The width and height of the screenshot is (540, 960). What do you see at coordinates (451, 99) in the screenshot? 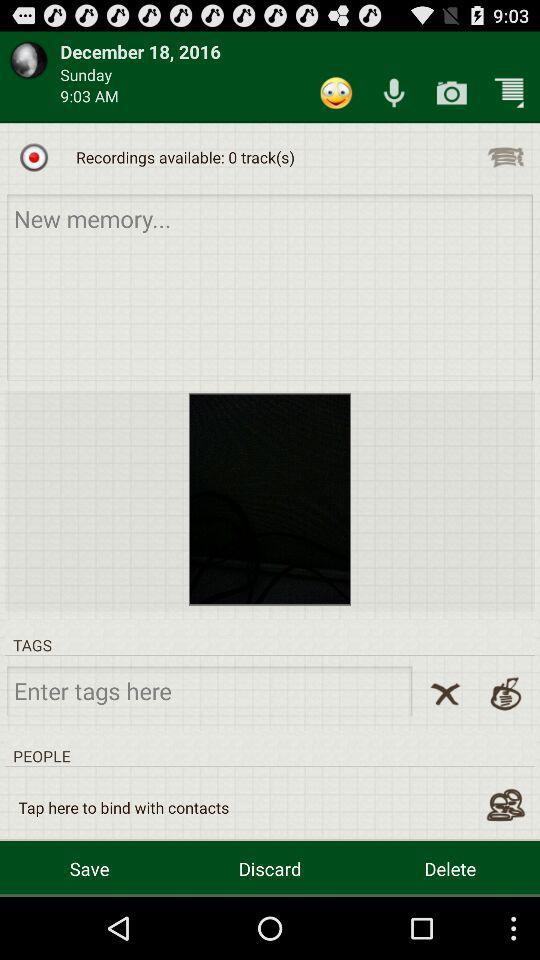
I see `the photo icon` at bounding box center [451, 99].